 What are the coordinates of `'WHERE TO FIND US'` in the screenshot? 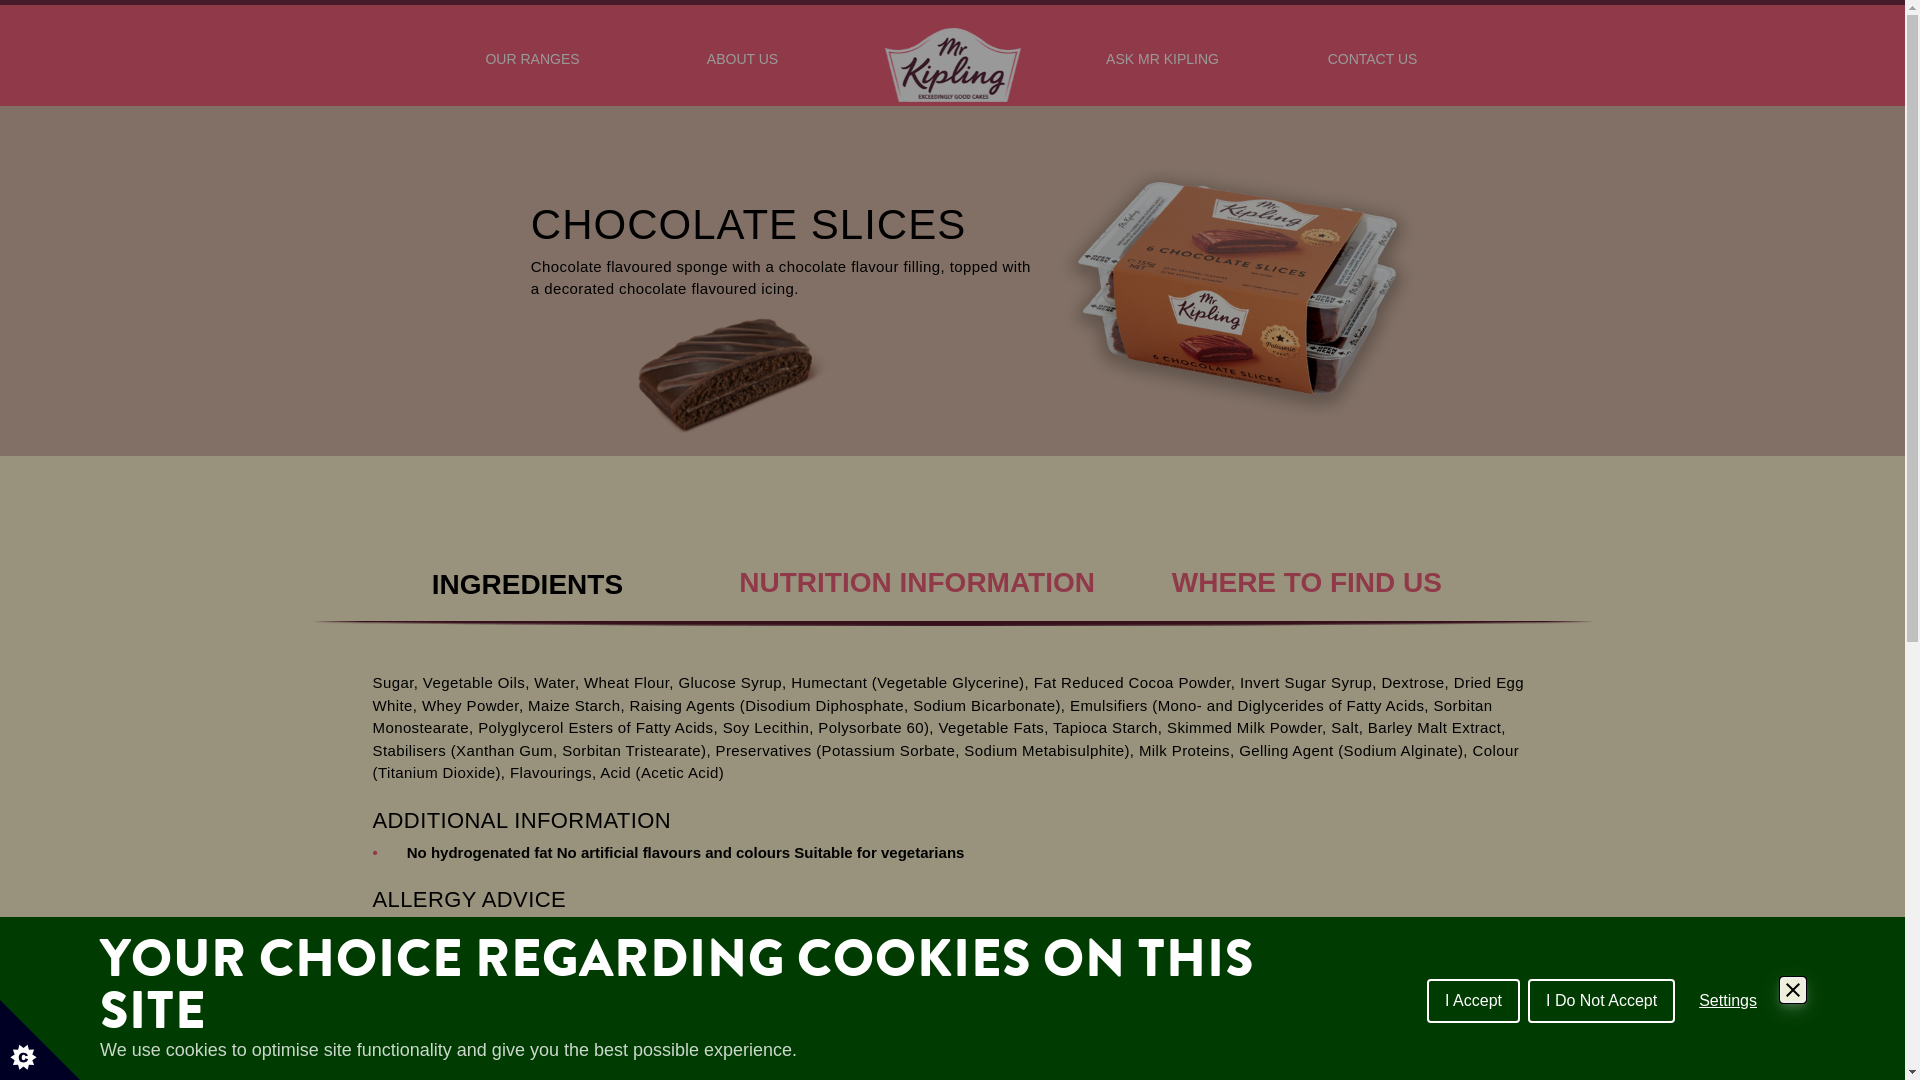 It's located at (1306, 562).